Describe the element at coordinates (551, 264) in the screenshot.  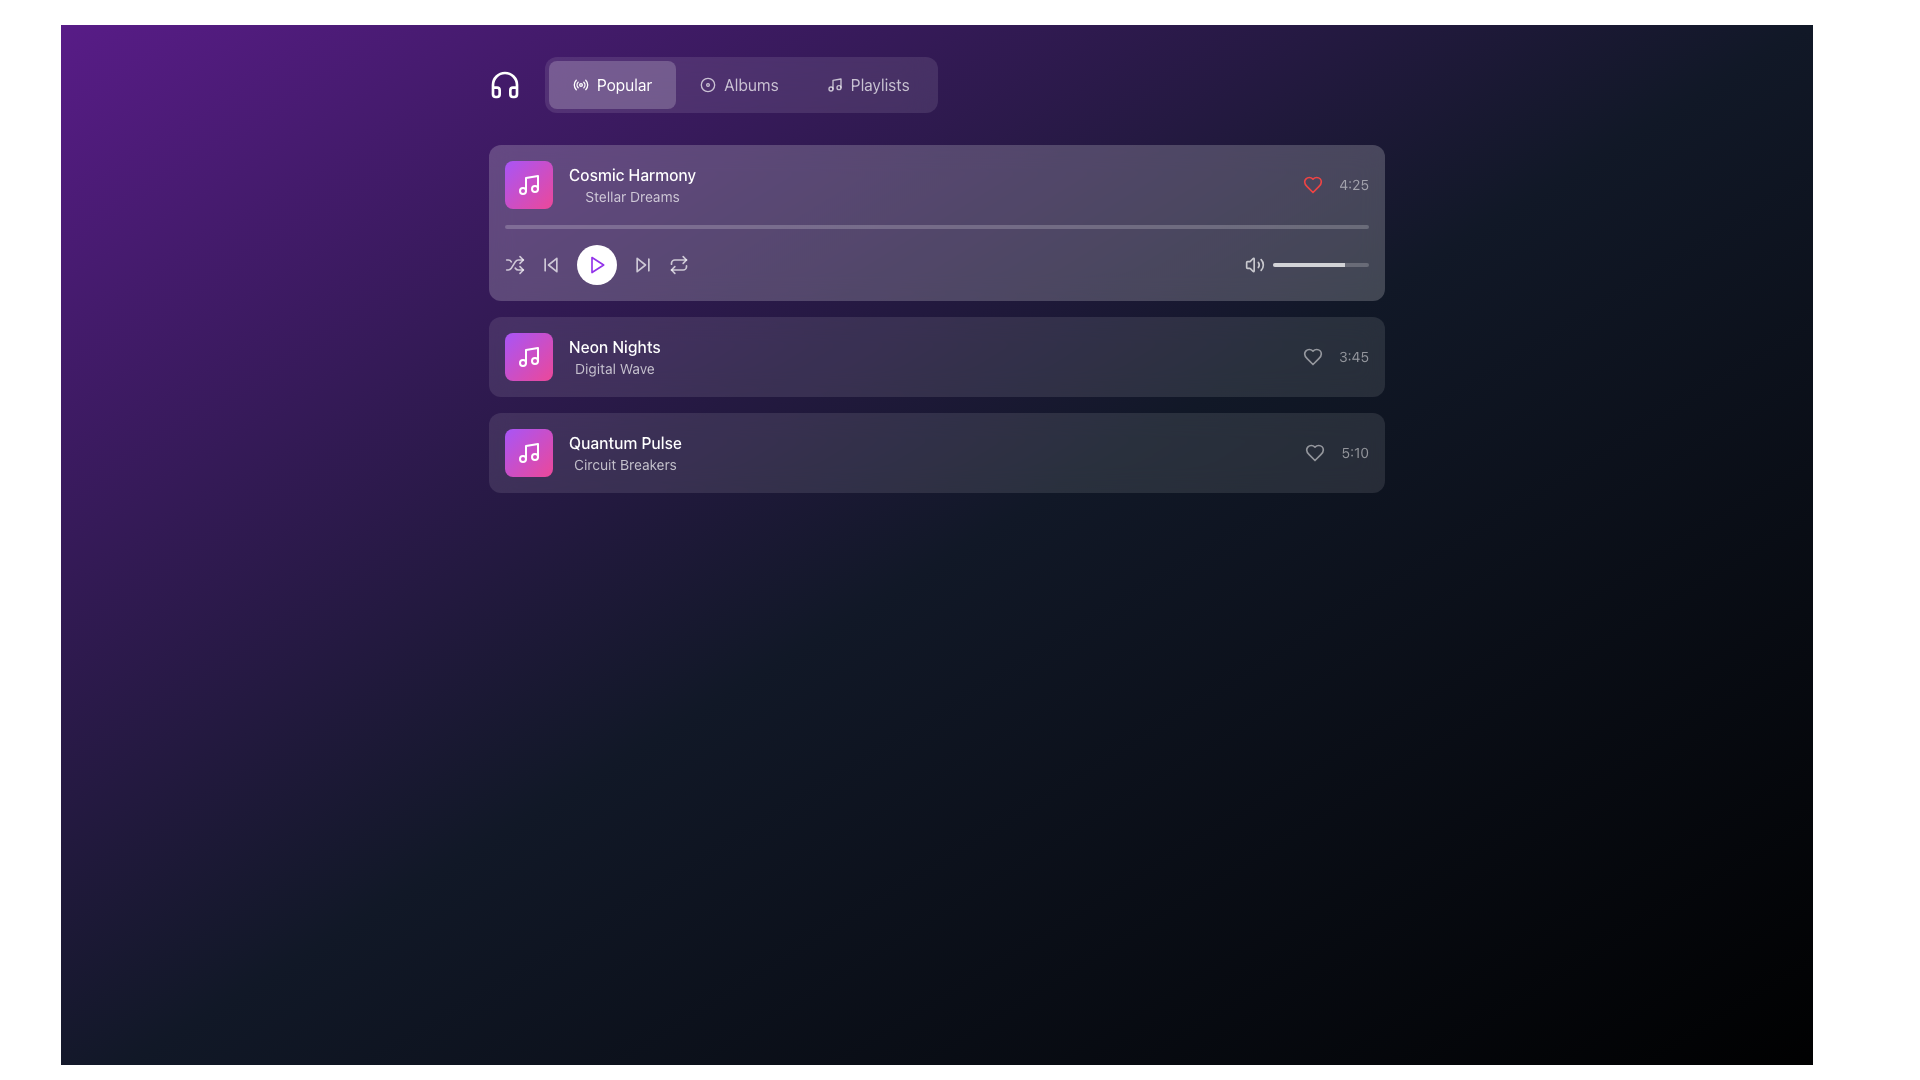
I see `the 'skip back' button with a white icon on a purple background, located under the 'Cosmic Harmony' song entry` at that location.